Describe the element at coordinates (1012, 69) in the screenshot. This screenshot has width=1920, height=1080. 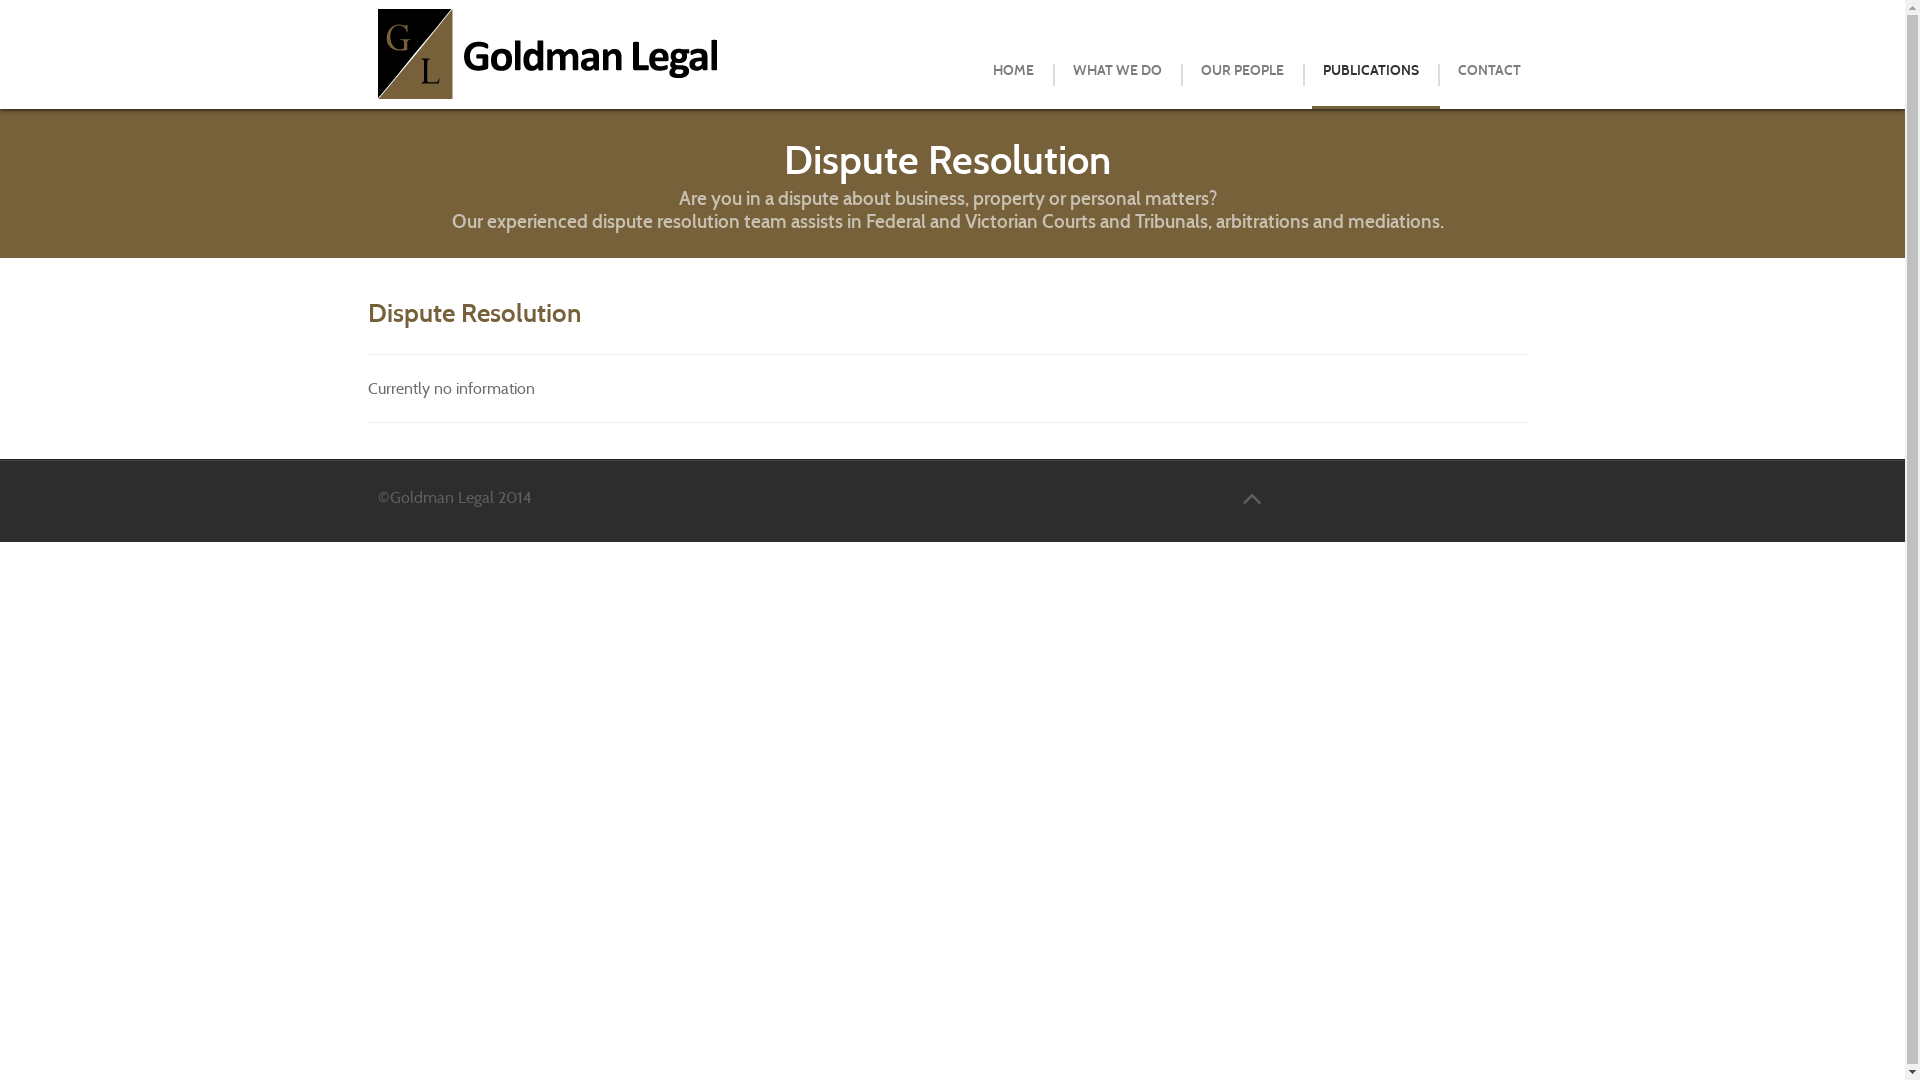
I see `'HOME'` at that location.